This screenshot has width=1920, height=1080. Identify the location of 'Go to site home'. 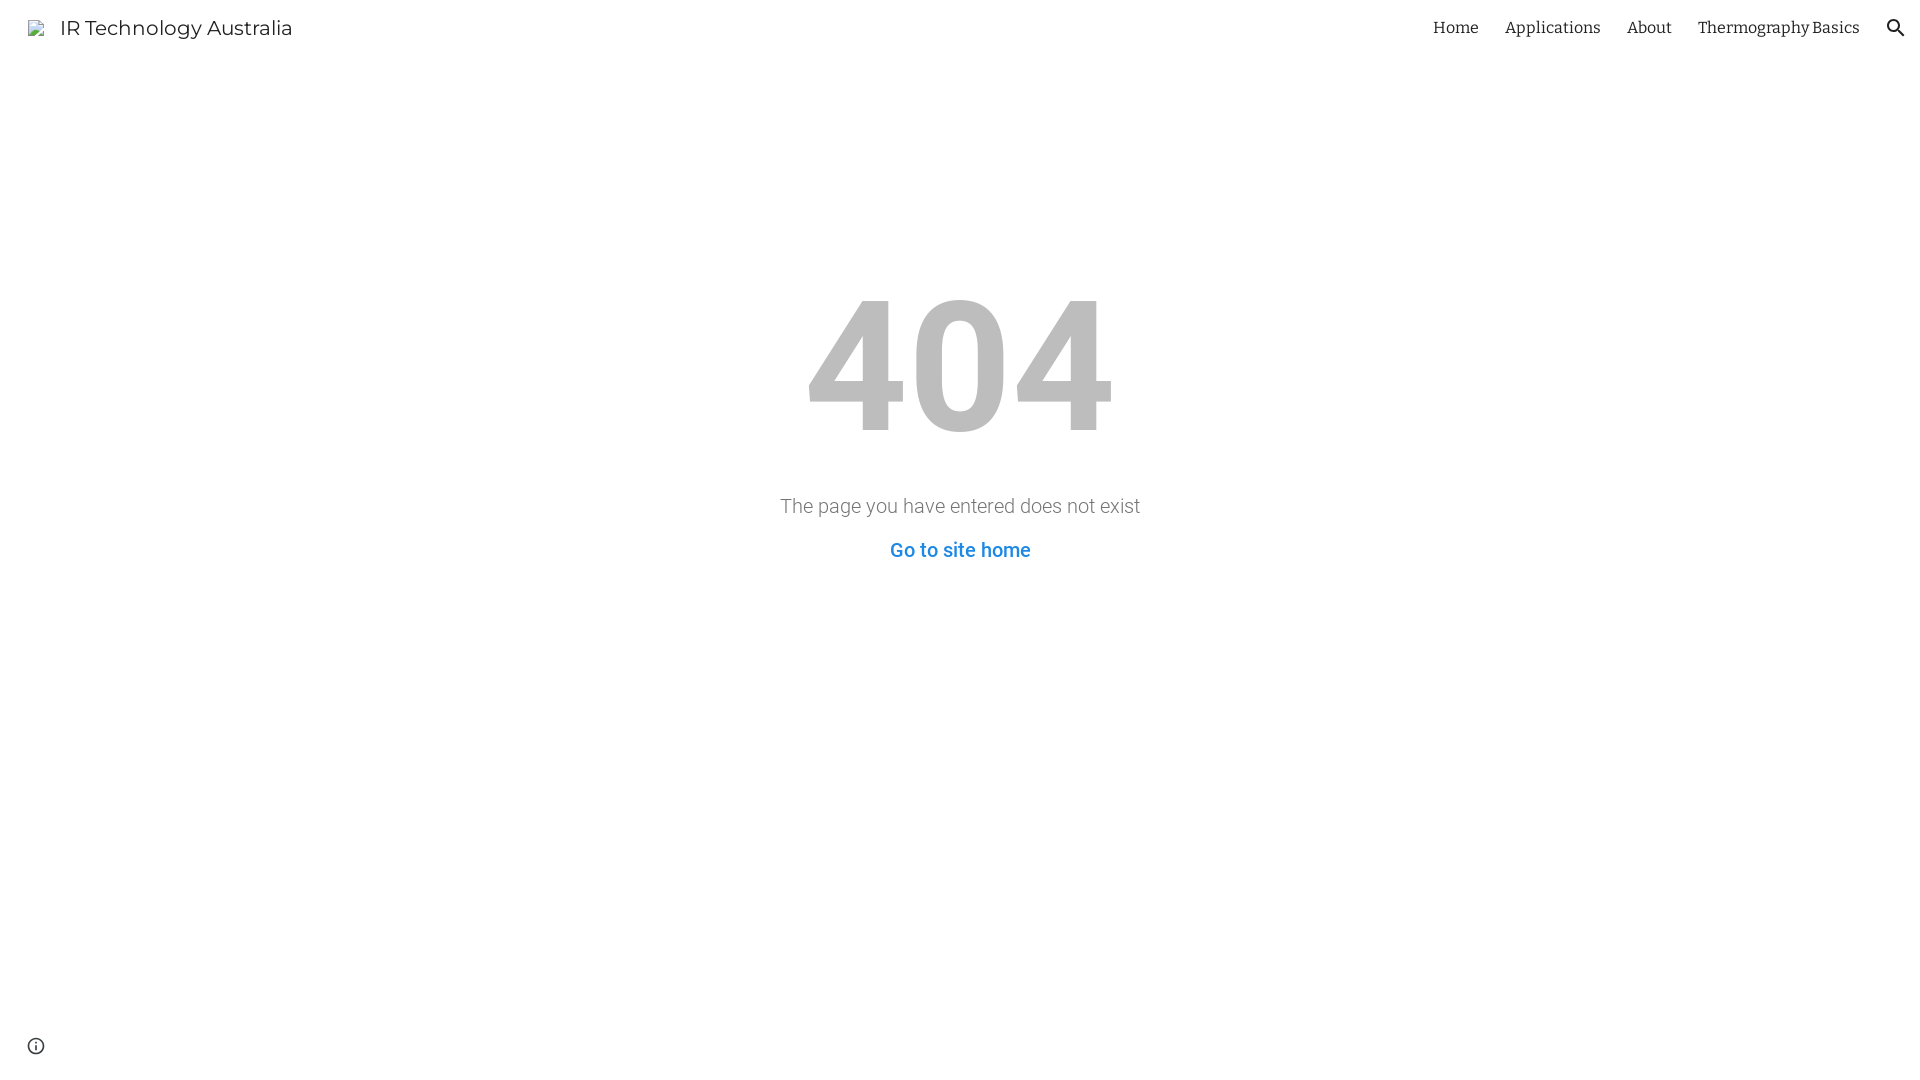
(888, 550).